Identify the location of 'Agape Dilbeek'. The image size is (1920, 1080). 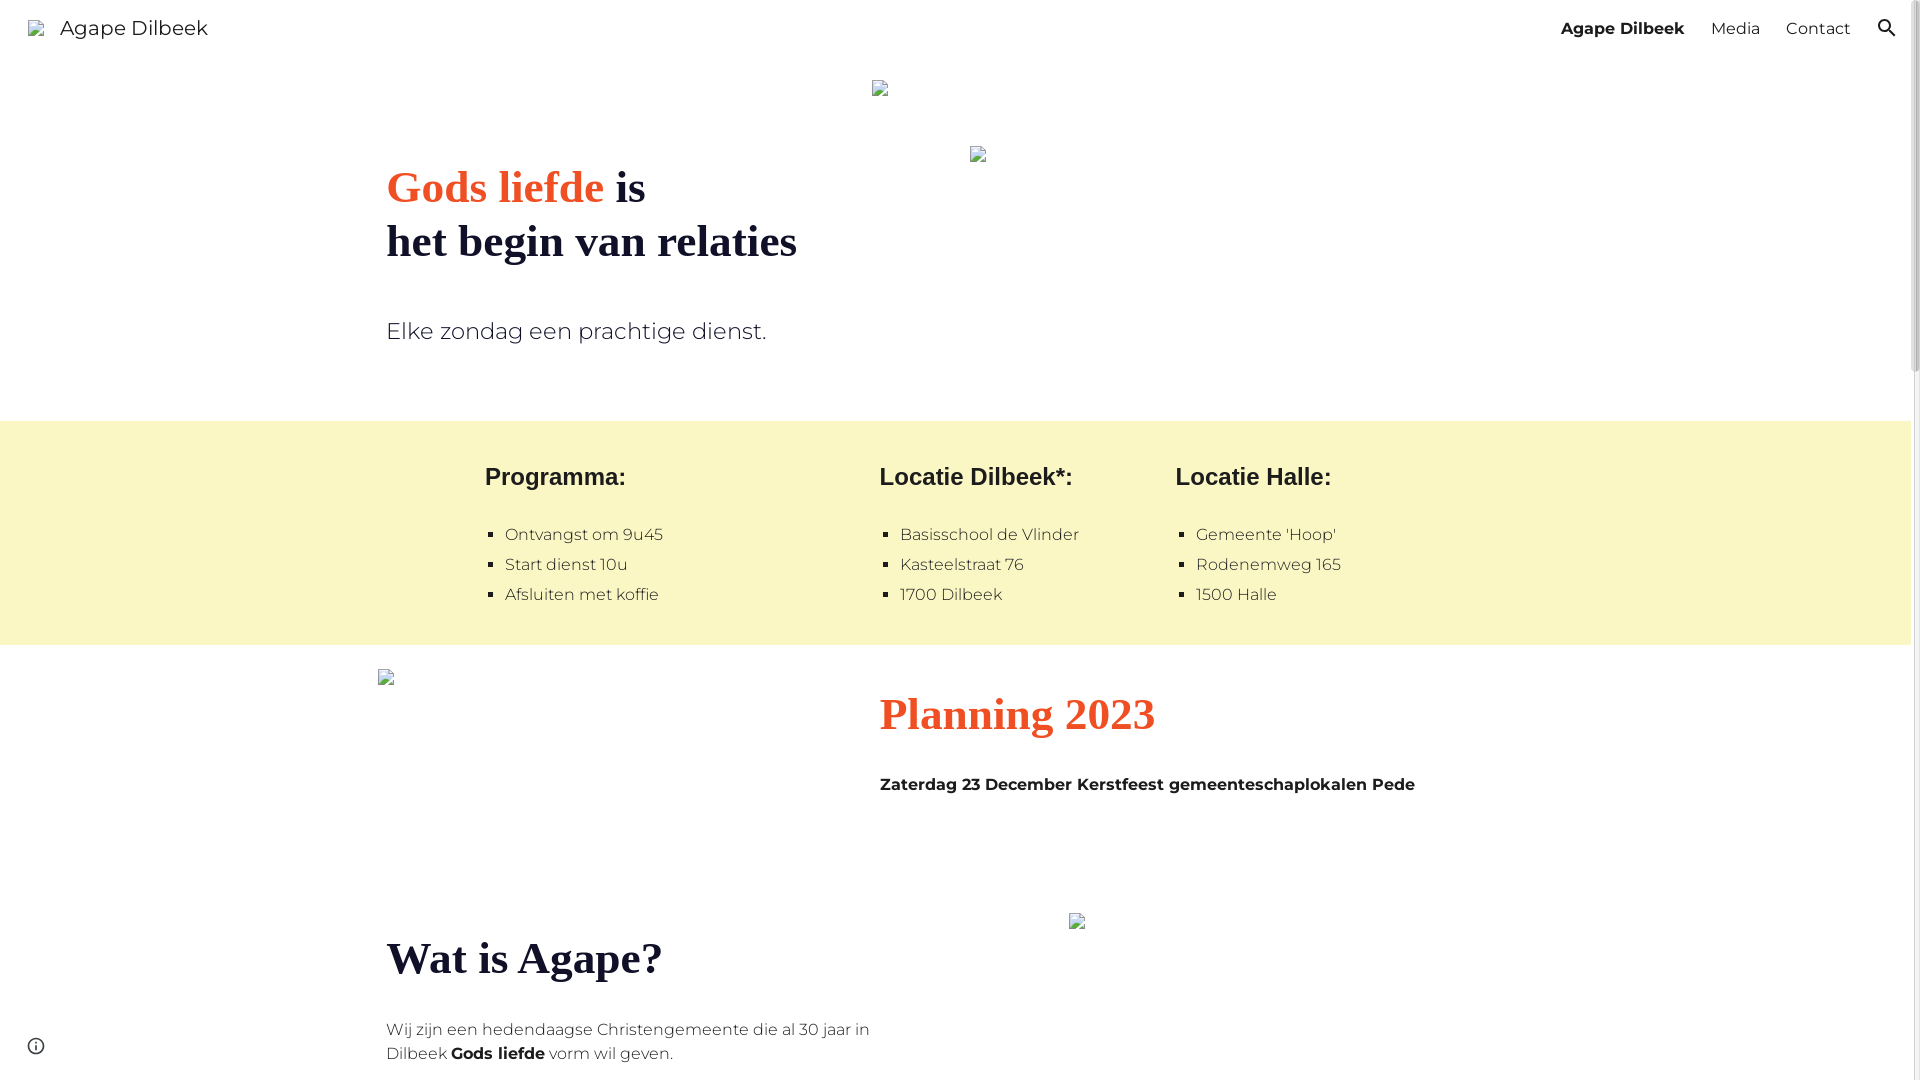
(1622, 27).